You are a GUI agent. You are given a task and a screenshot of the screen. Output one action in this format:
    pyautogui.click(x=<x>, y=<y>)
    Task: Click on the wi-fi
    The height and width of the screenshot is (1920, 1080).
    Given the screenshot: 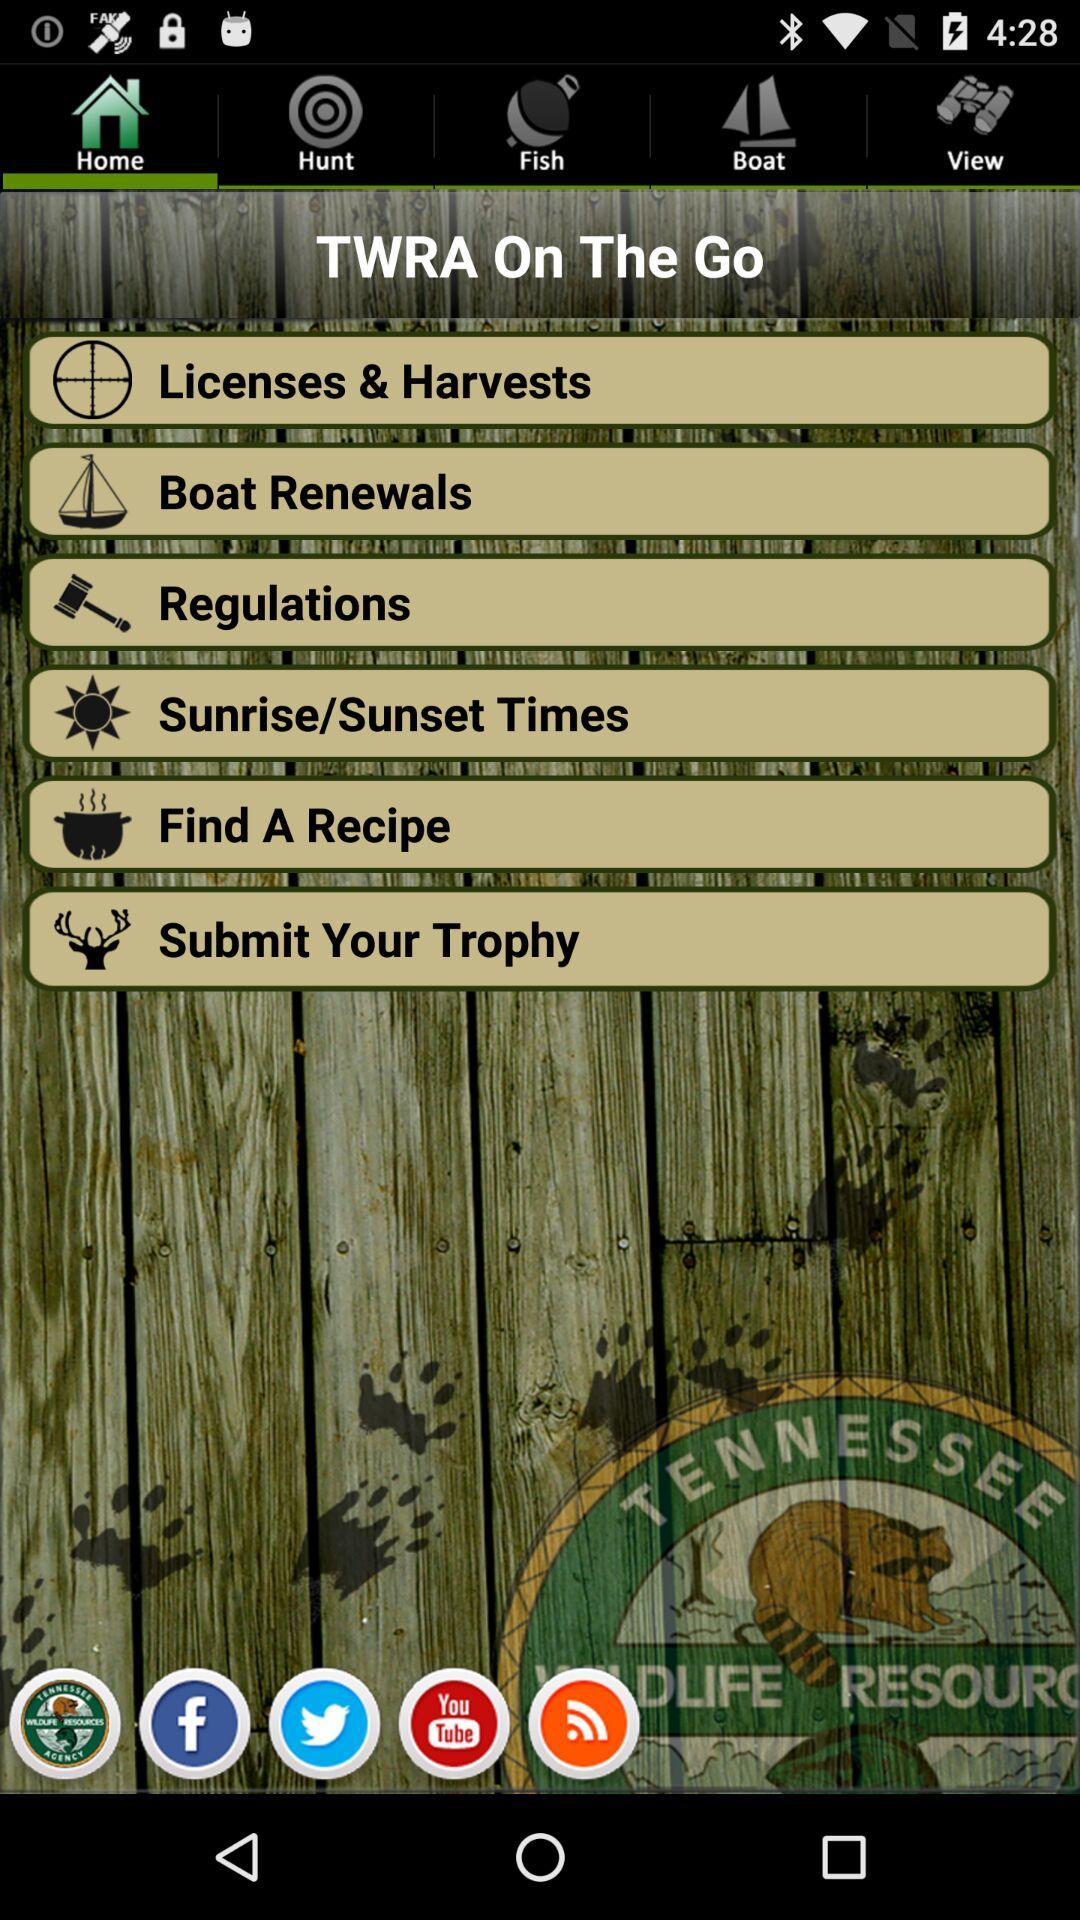 What is the action you would take?
    pyautogui.click(x=583, y=1728)
    